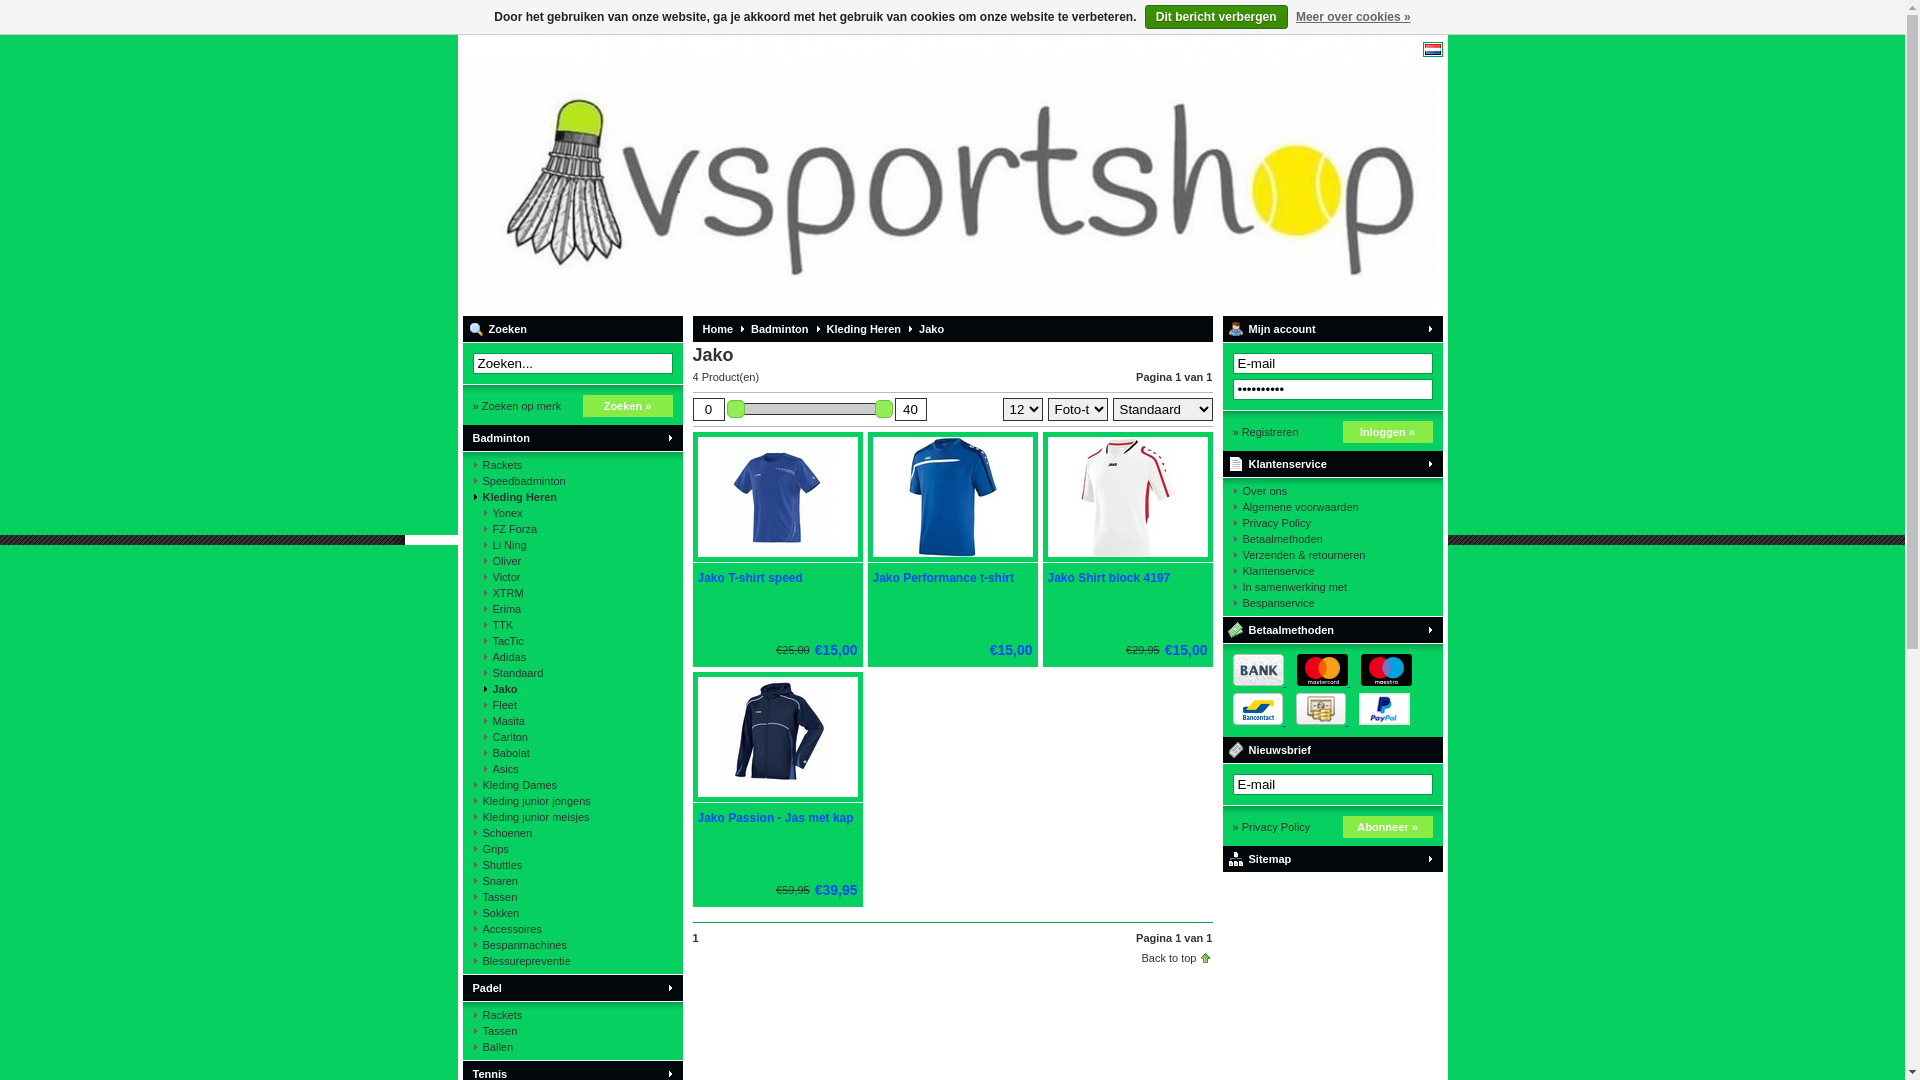  I want to click on 'Nederlands', so click(1430, 48).